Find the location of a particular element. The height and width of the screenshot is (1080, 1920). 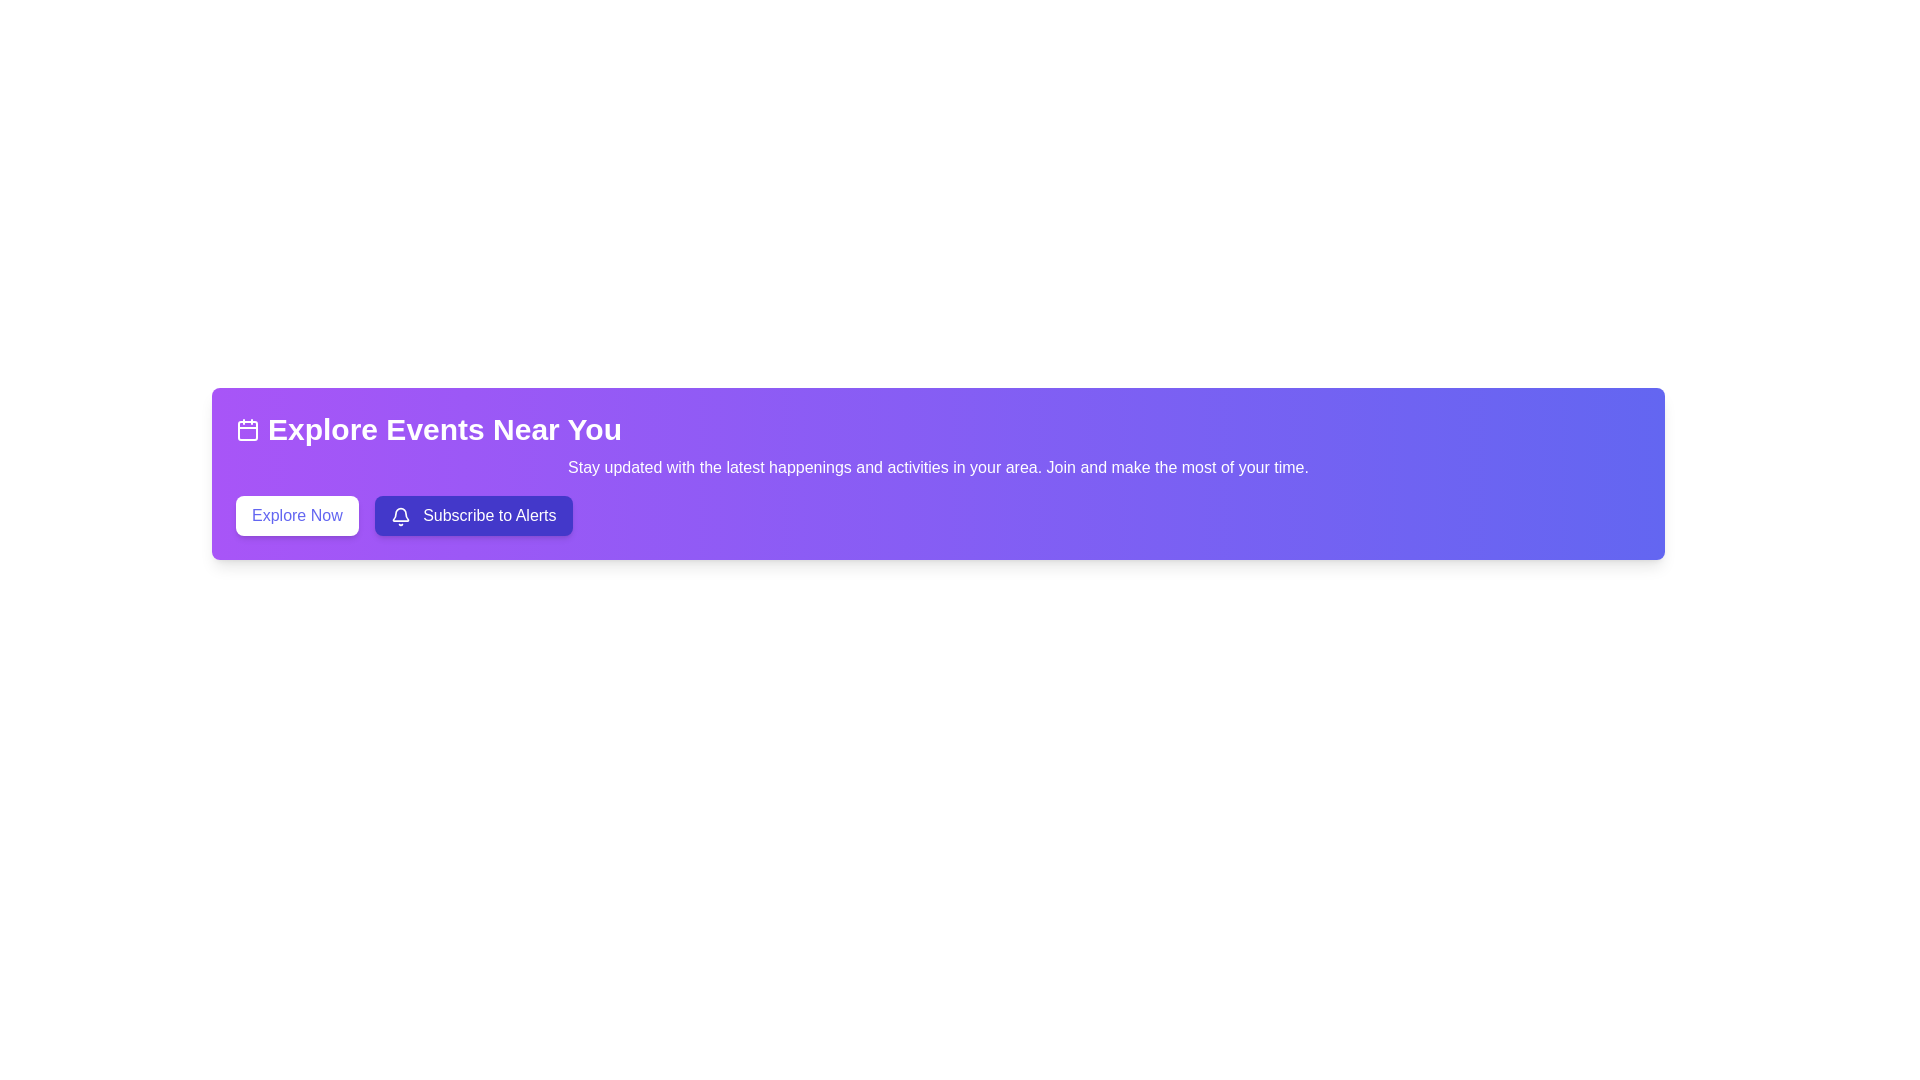

the text block displaying 'Stay updated with the latest happenings and activities in your area.' which is centrally located within a purple-gradient rectangular section, positioned above the buttons 'Explore Now' and 'Subscribe to Alerts.' is located at coordinates (937, 467).